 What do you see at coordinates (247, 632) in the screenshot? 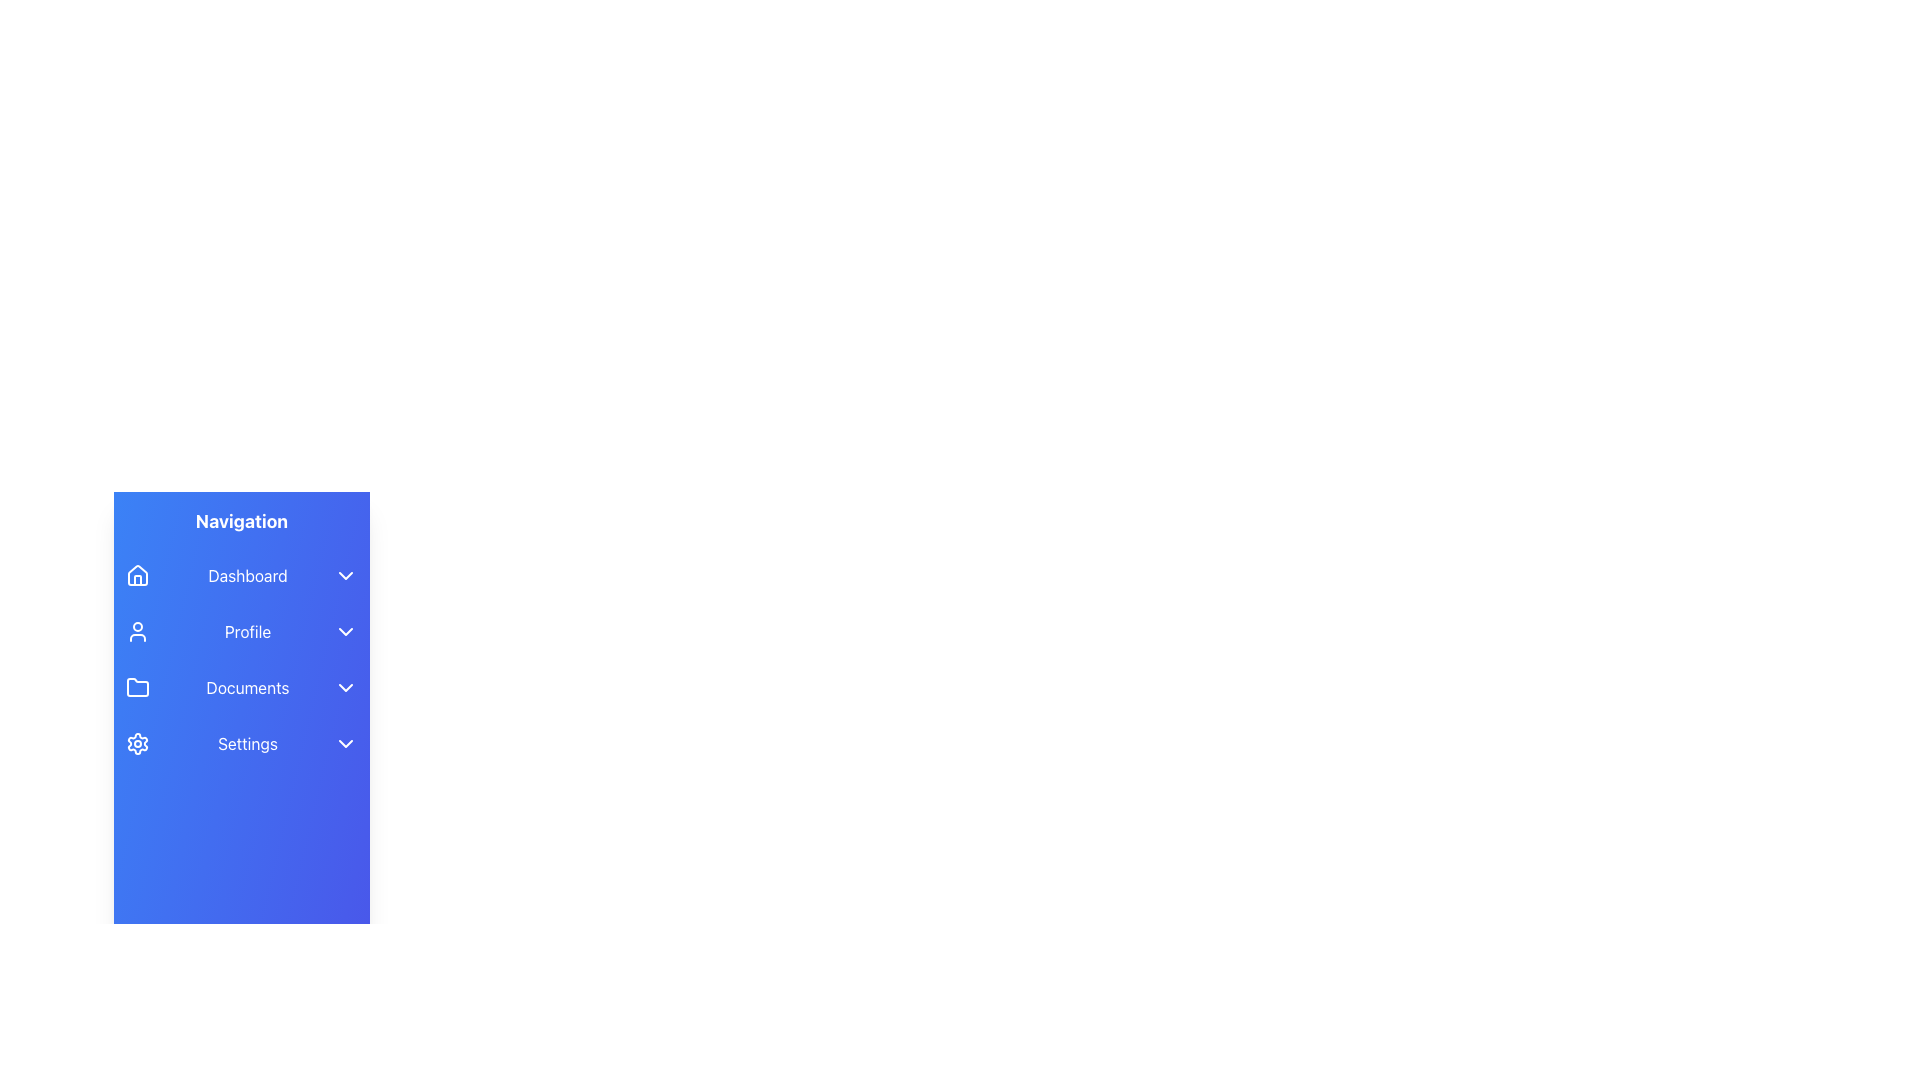
I see `the 'Profile' text label in the vertical navigation menu` at bounding box center [247, 632].